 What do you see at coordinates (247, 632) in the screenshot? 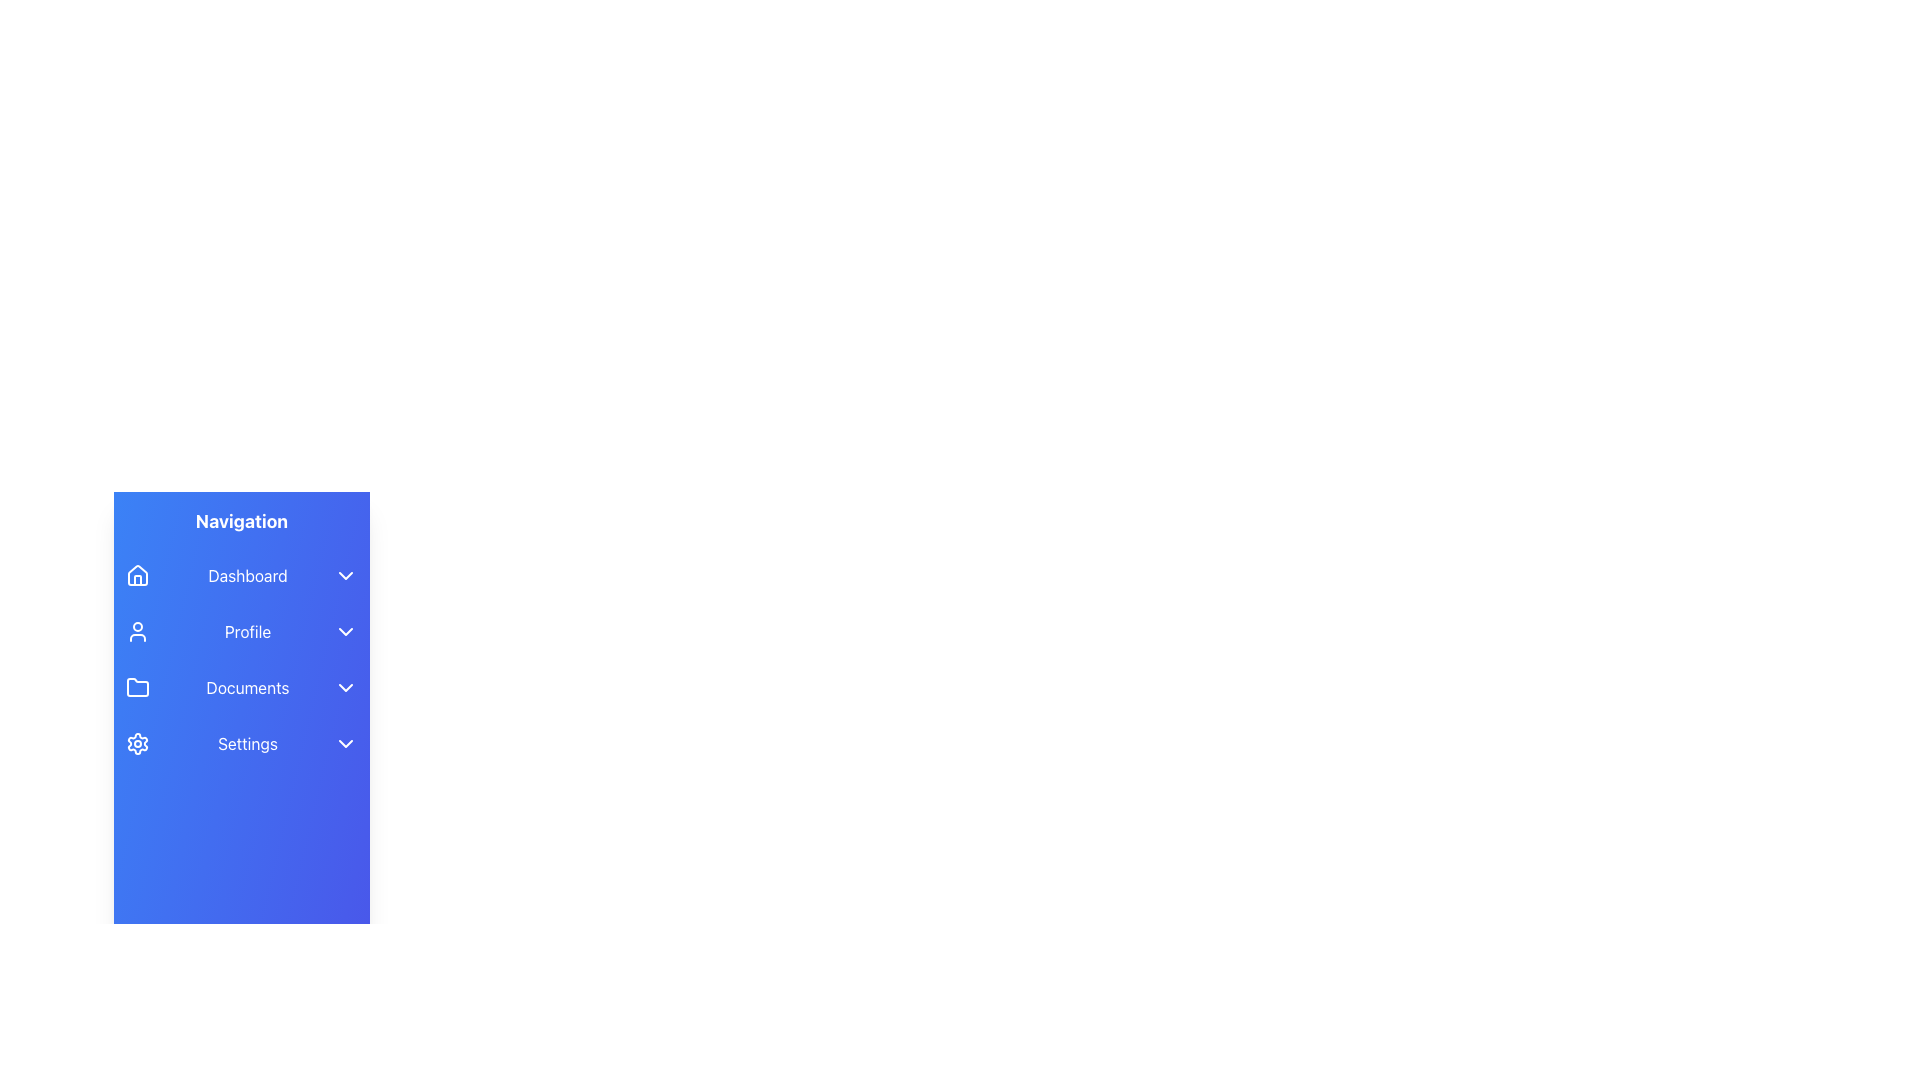
I see `the 'Profile' text label in the vertical navigation menu` at bounding box center [247, 632].